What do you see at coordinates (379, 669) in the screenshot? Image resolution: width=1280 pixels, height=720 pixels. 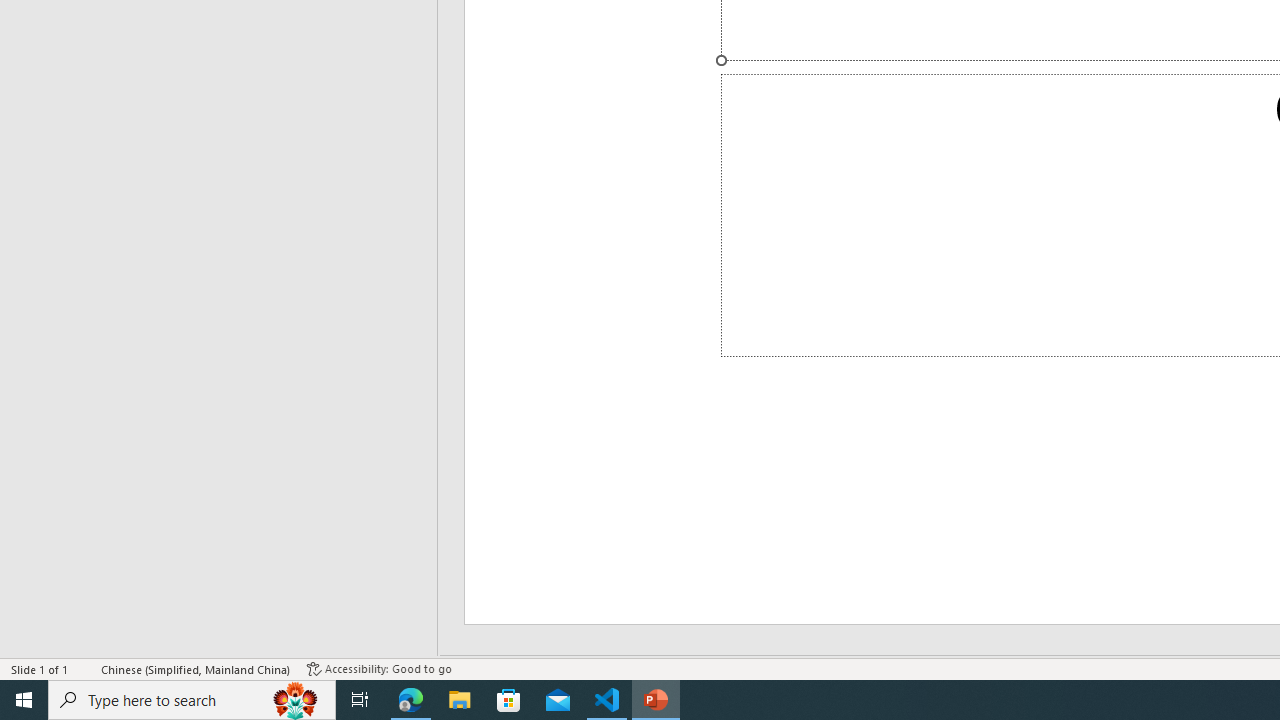 I see `'Accessibility Checker Accessibility: Good to go'` at bounding box center [379, 669].